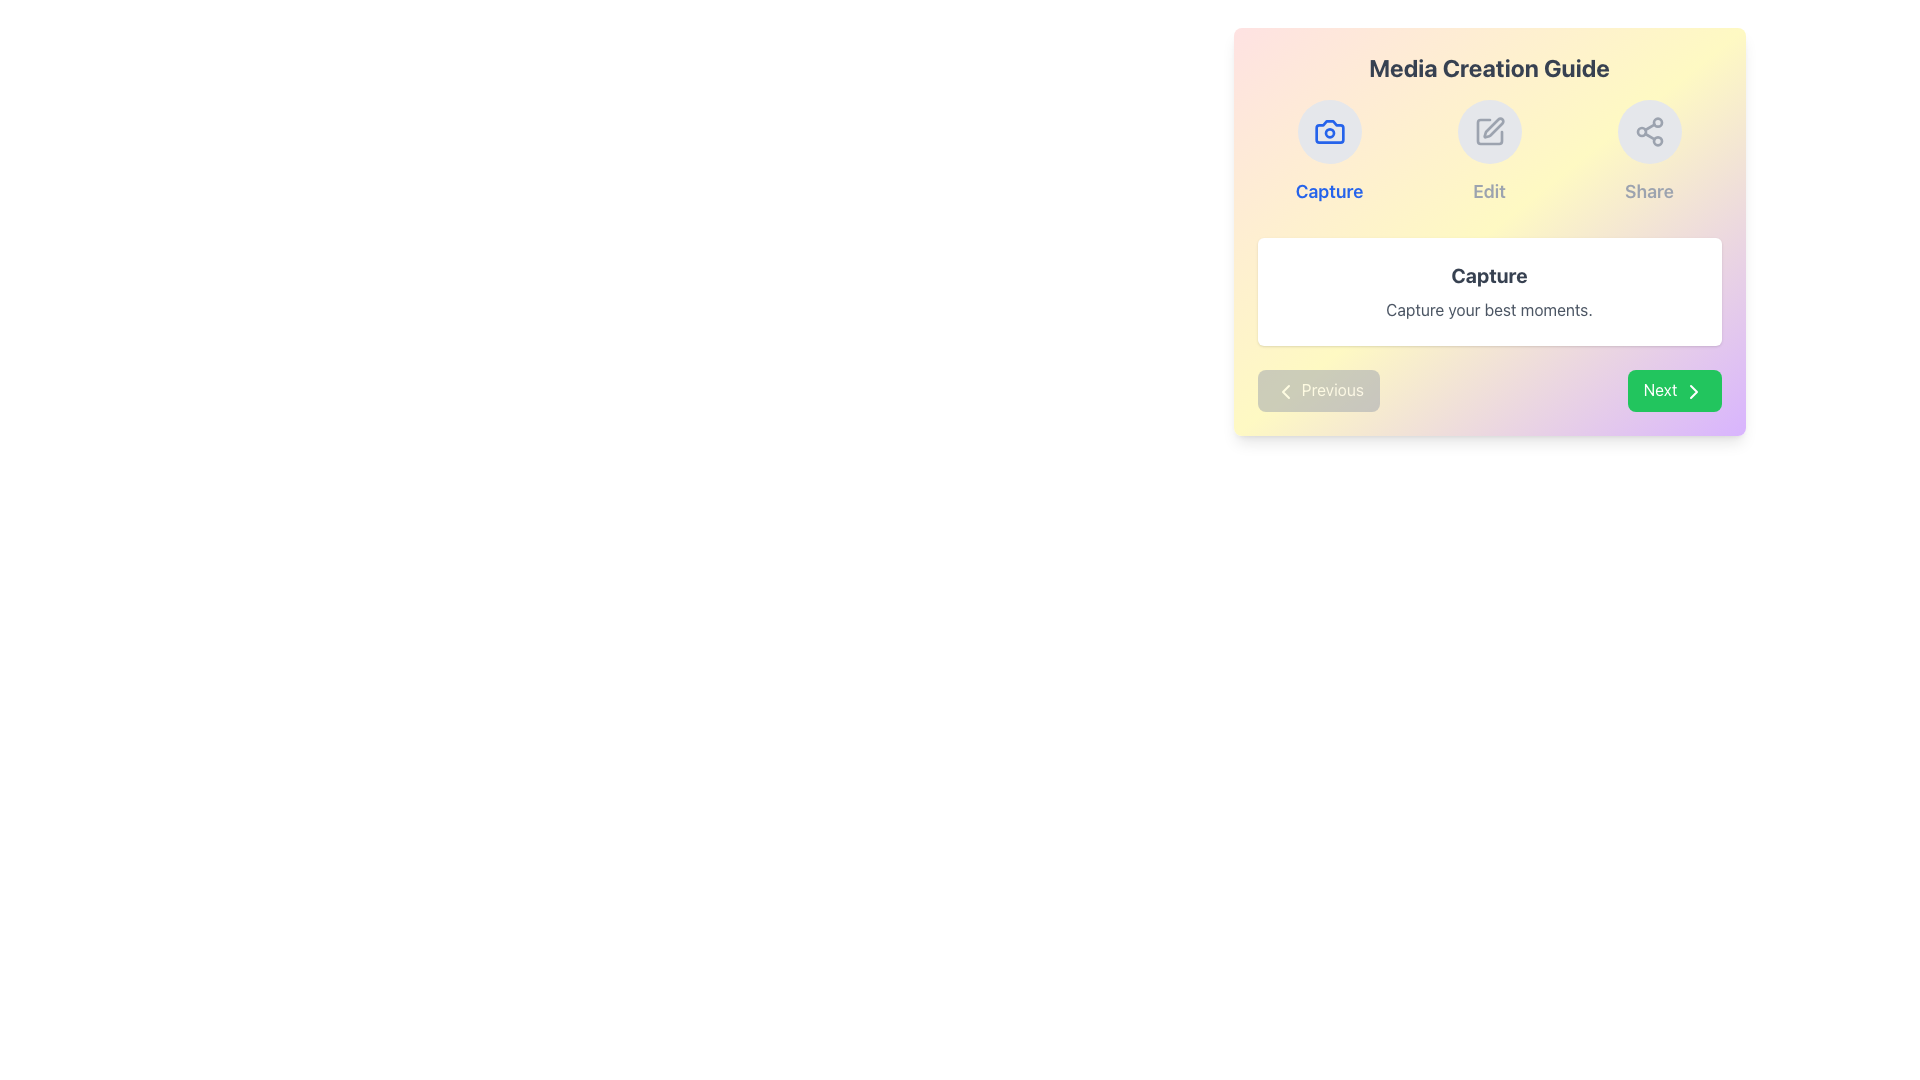 The width and height of the screenshot is (1920, 1080). What do you see at coordinates (1489, 131) in the screenshot?
I see `the 'Edit' icon button located at the top of the 'Media Creation Guide' section` at bounding box center [1489, 131].